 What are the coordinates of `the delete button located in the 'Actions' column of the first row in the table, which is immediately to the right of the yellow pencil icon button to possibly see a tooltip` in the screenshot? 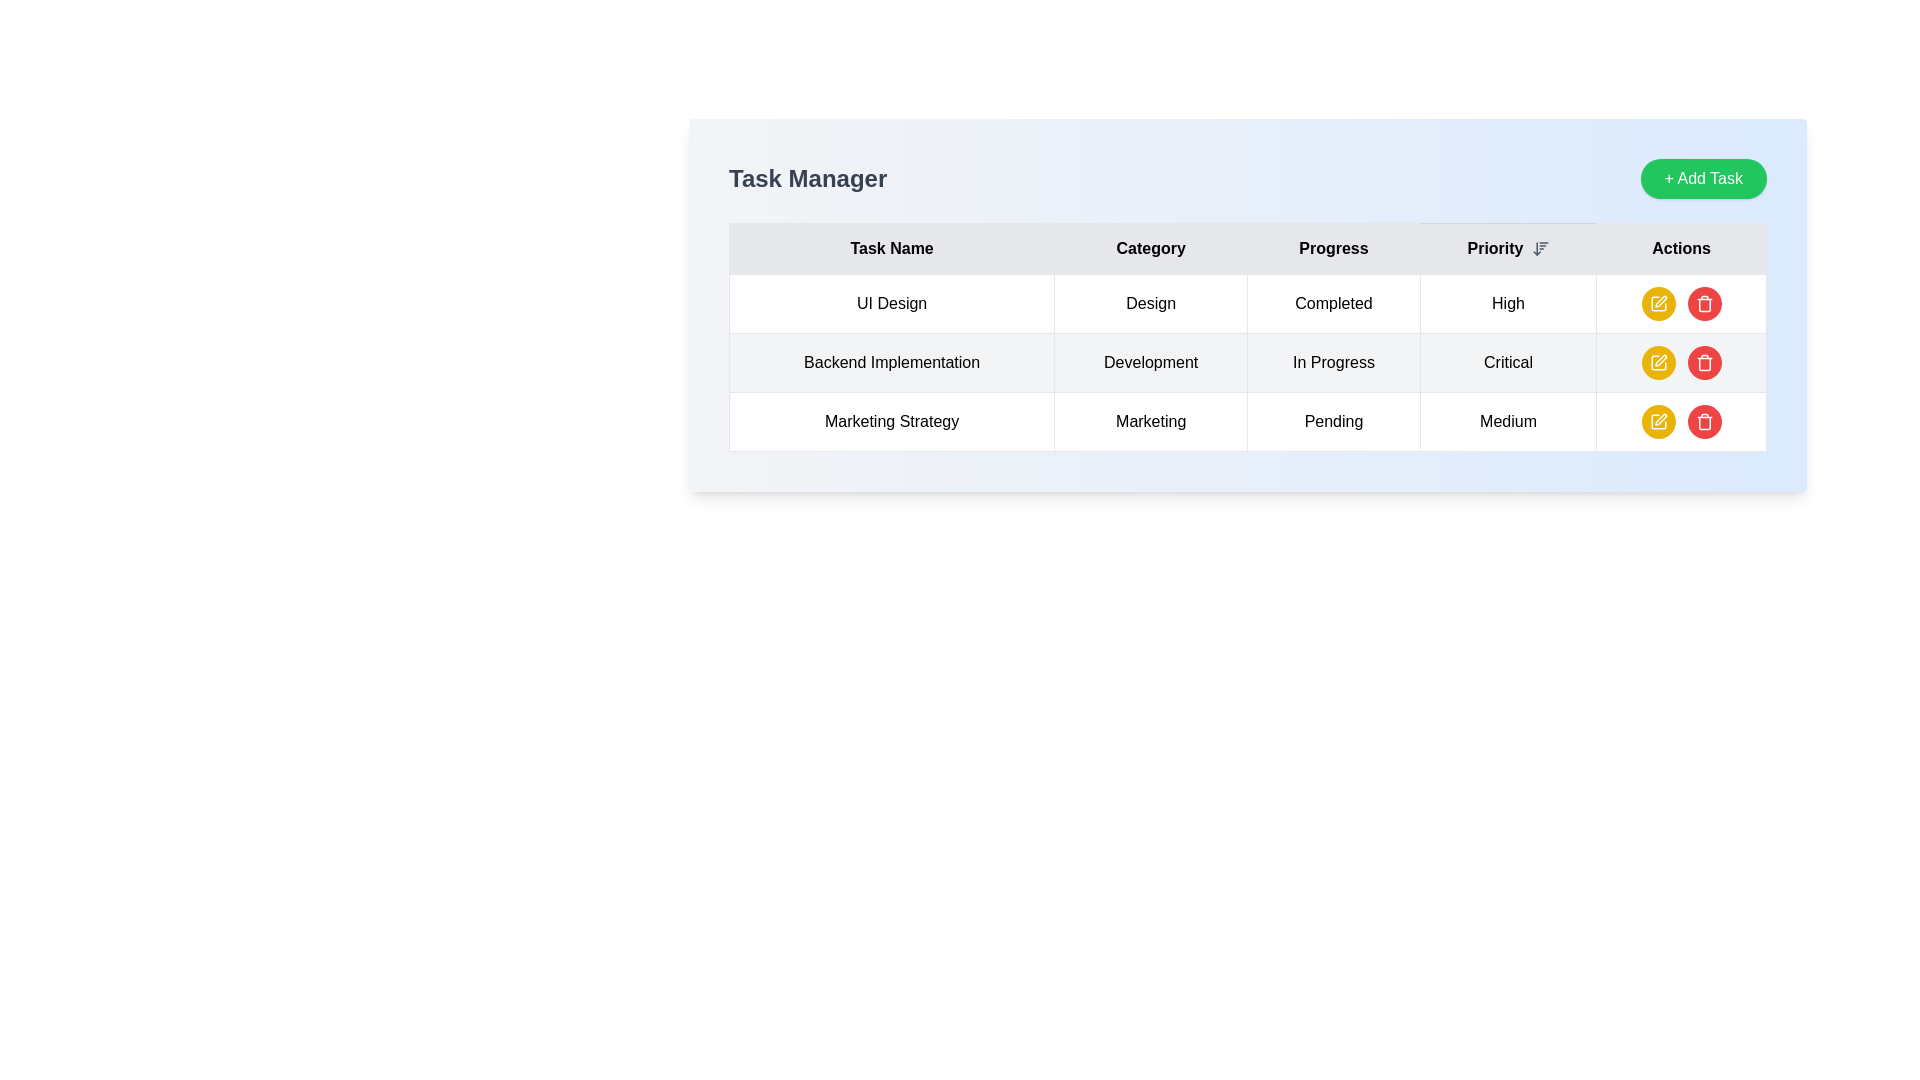 It's located at (1680, 304).